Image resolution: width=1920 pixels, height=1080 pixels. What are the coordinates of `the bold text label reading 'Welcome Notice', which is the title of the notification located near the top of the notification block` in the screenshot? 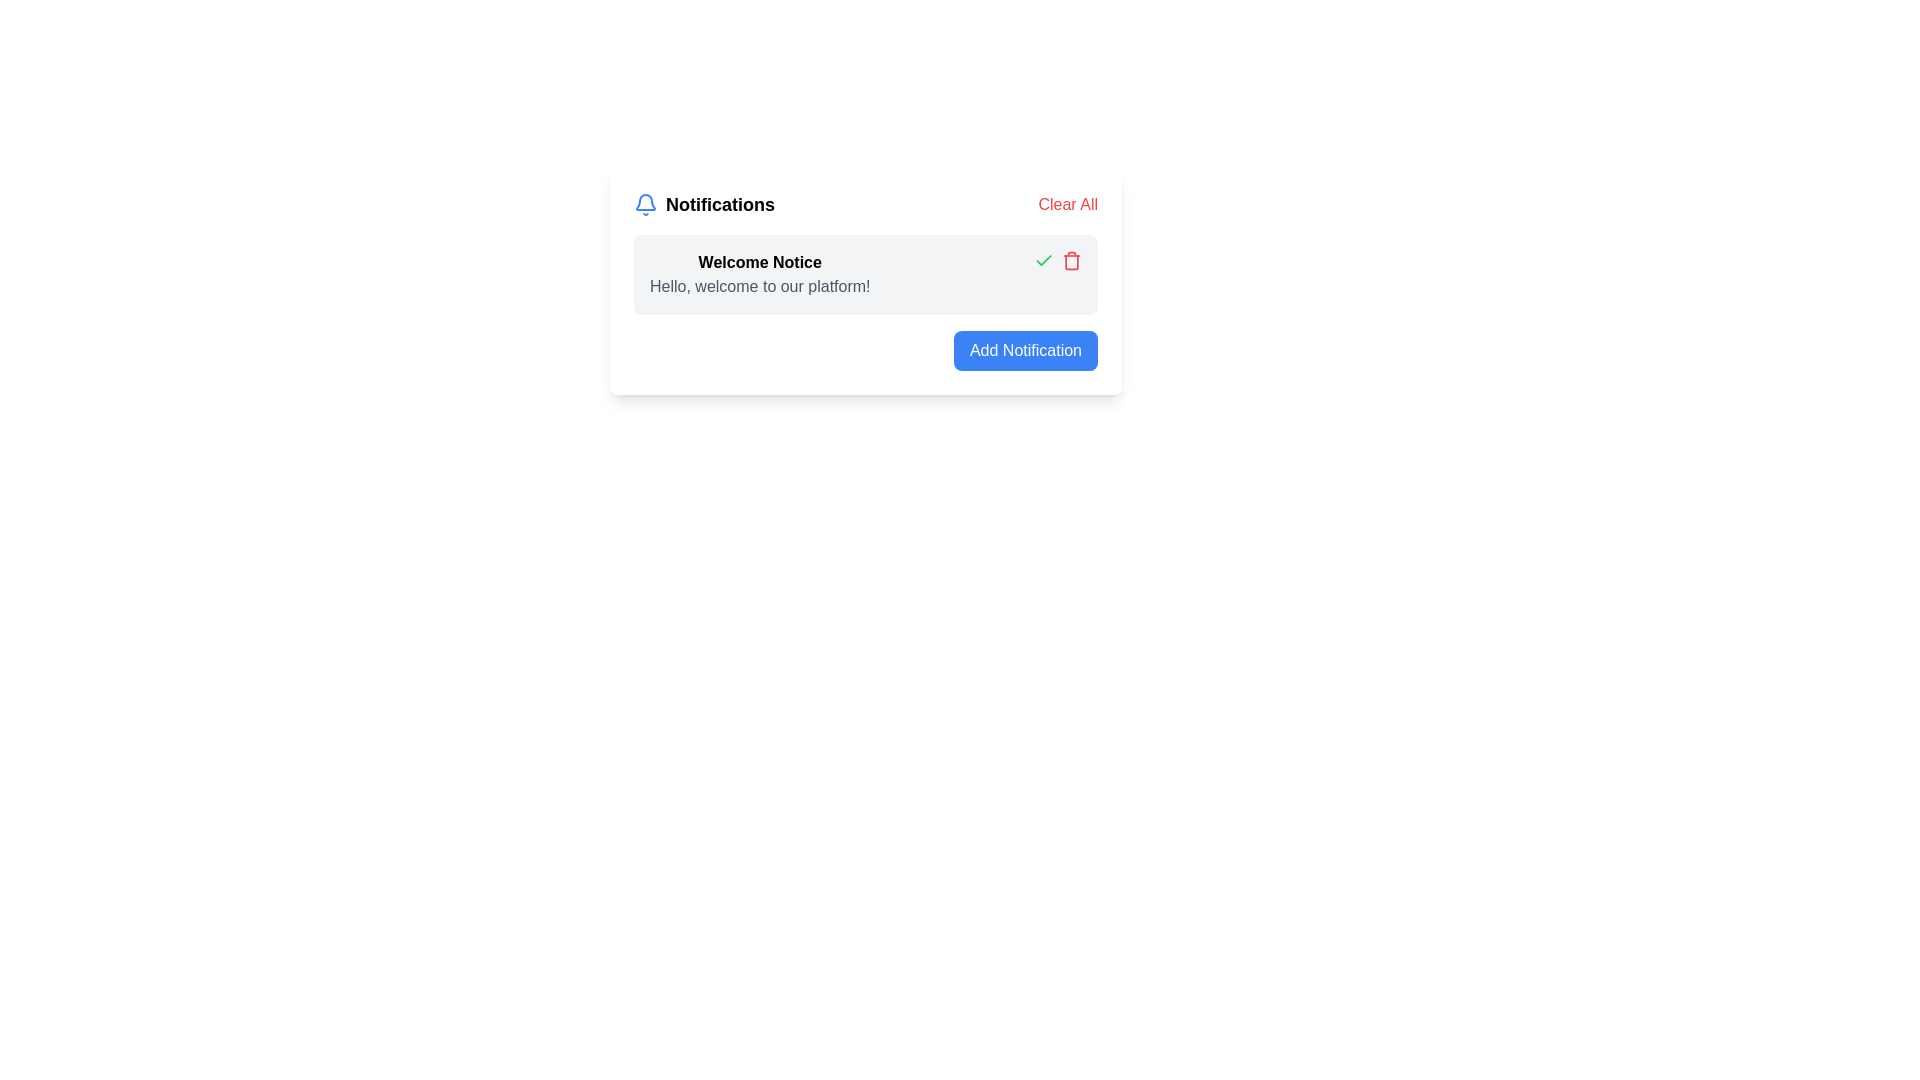 It's located at (759, 261).